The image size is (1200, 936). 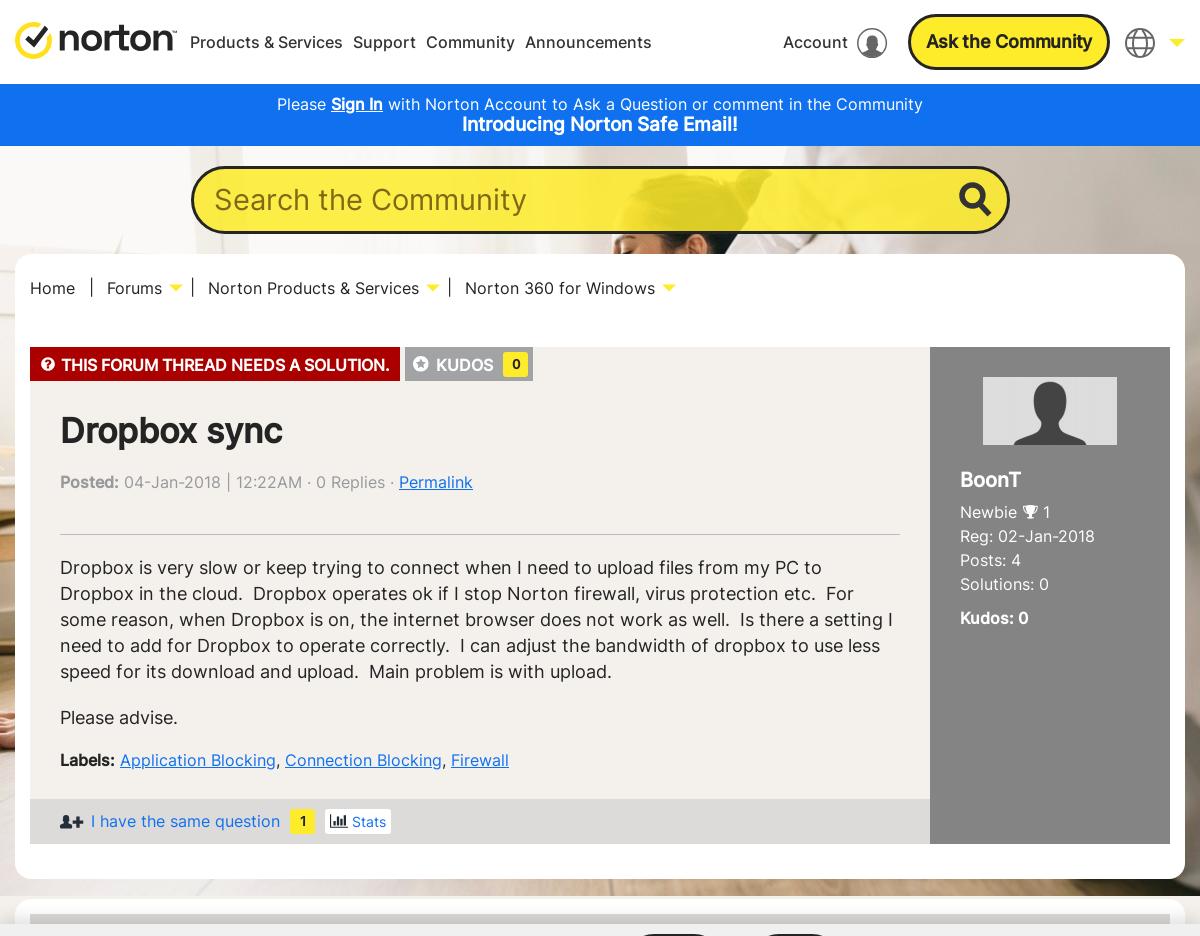 I want to click on 'Posts: 4', so click(x=990, y=557).